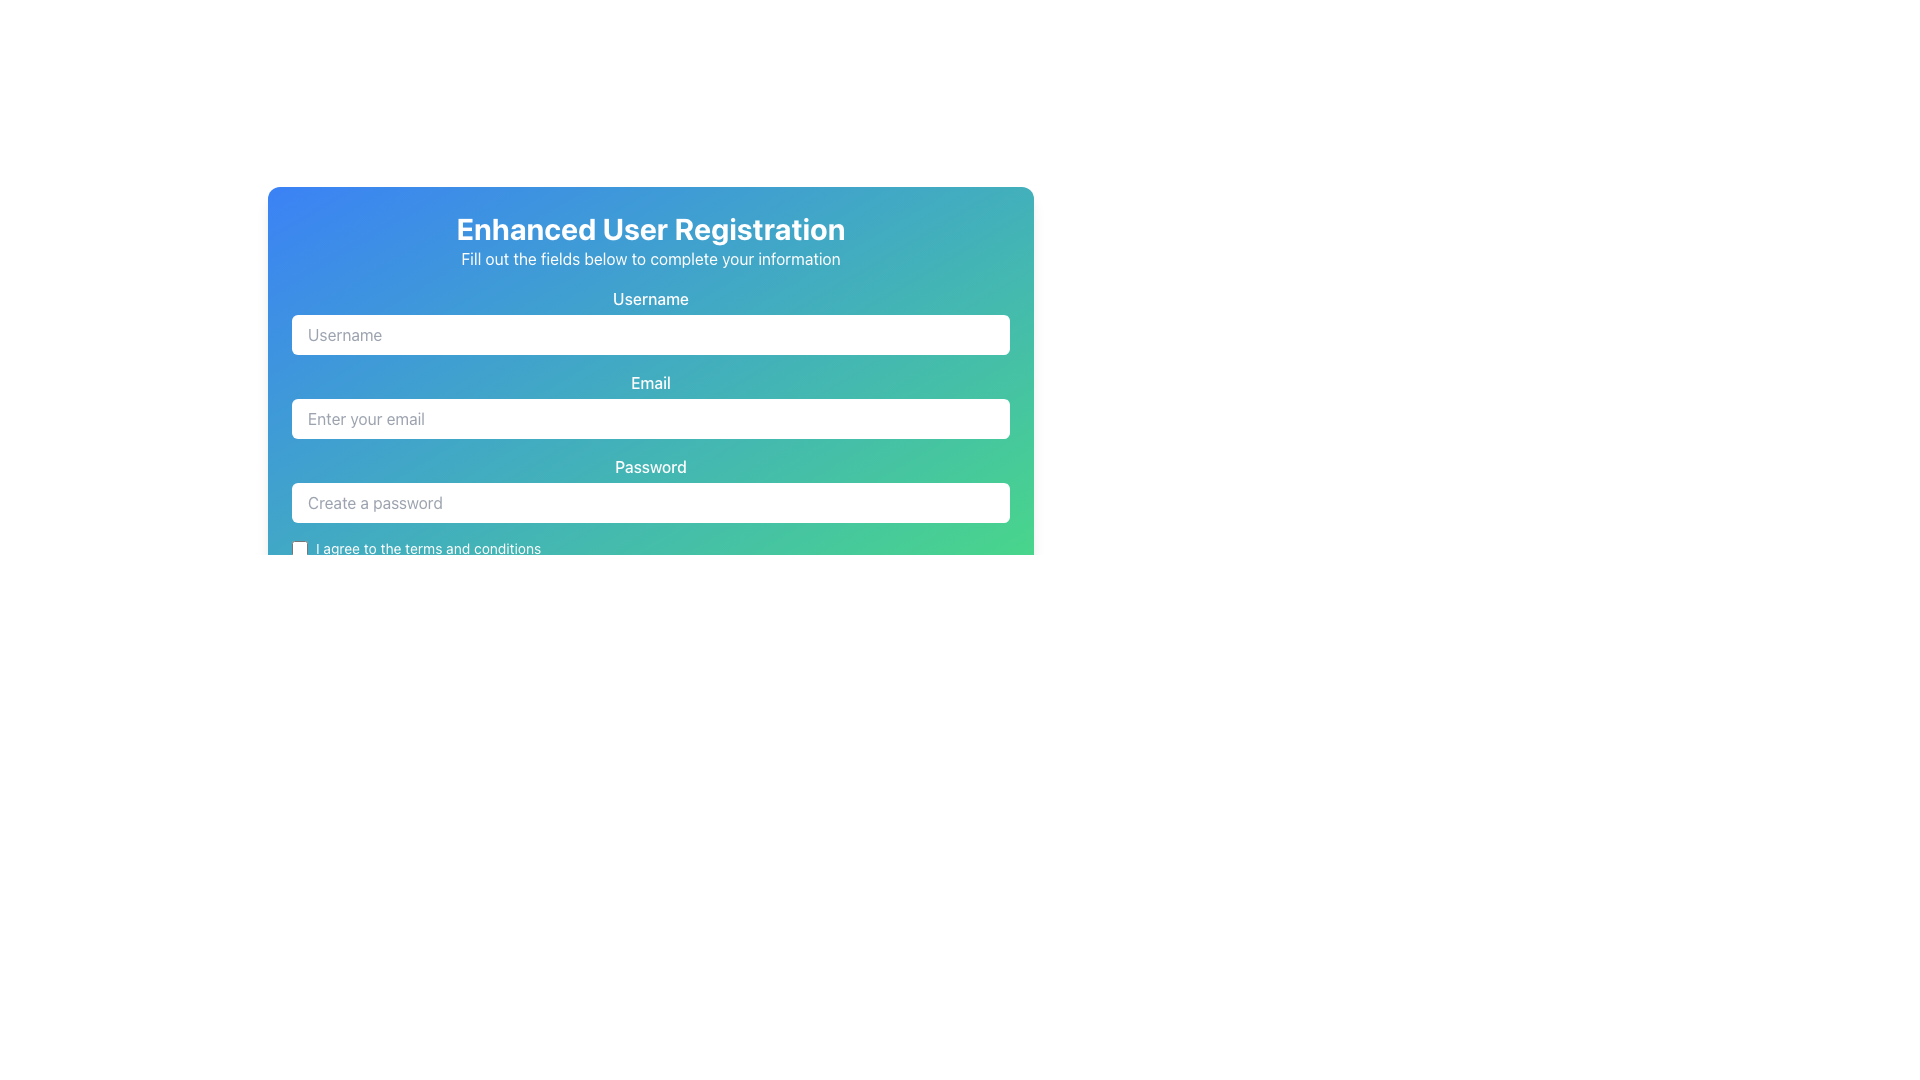  I want to click on the text label indicating the purpose of the email input field, positioned centrally above the input field with the placeholder 'Enter your email', so click(651, 382).